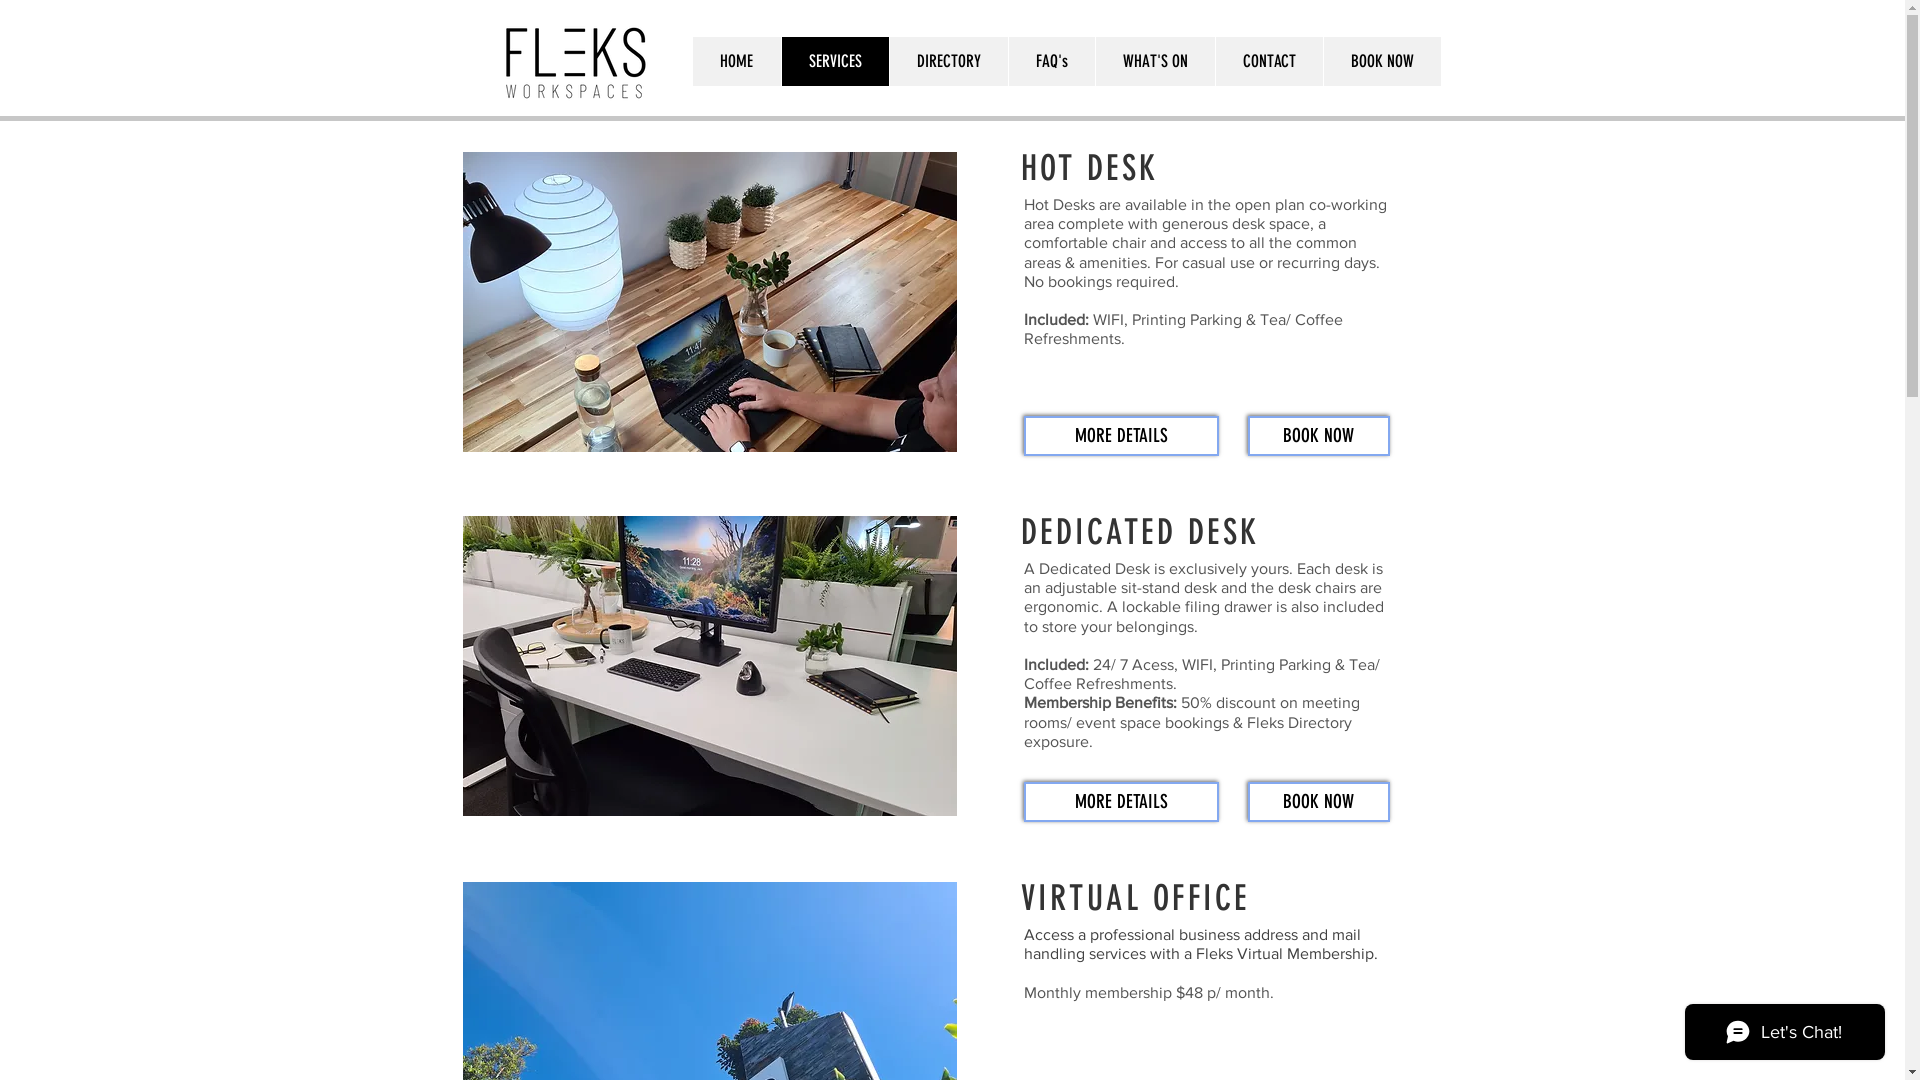  What do you see at coordinates (1319, 801) in the screenshot?
I see `'BOOK NOW'` at bounding box center [1319, 801].